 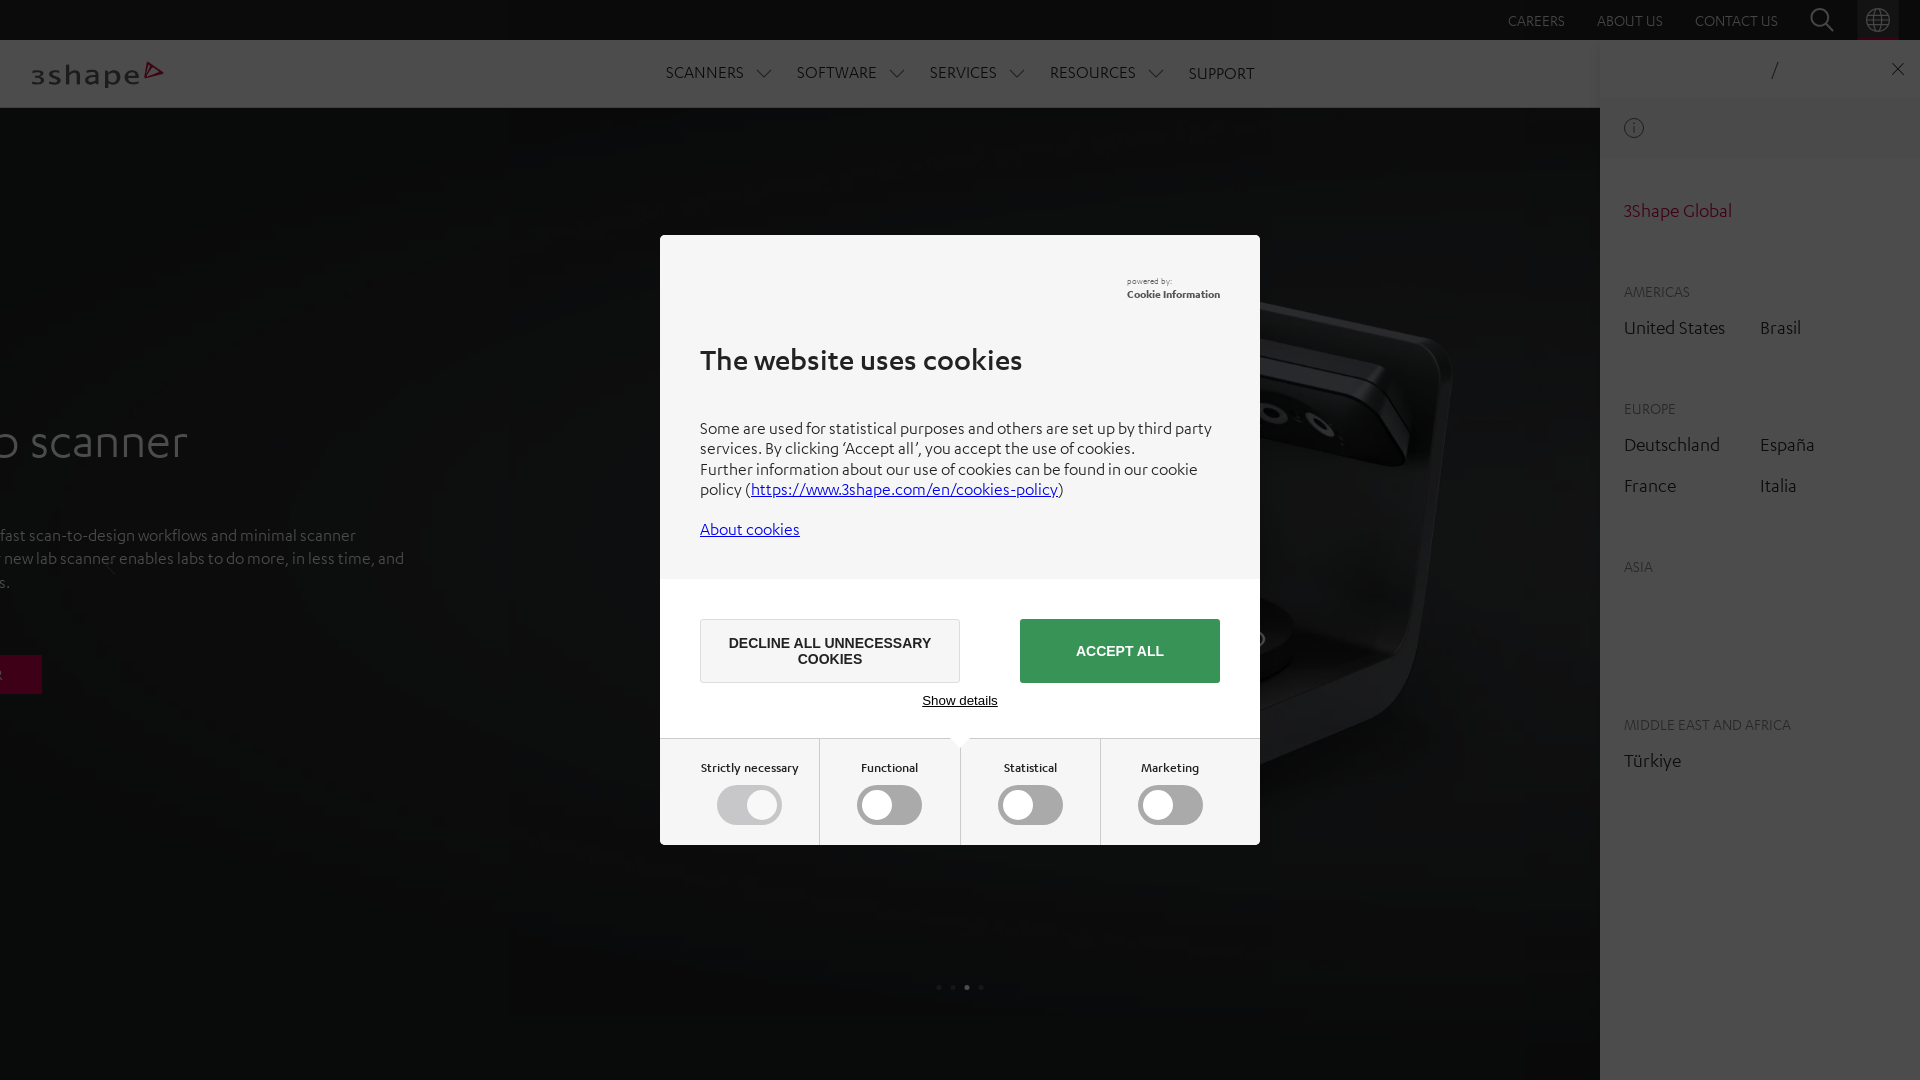 I want to click on 'About cookies', so click(x=748, y=527).